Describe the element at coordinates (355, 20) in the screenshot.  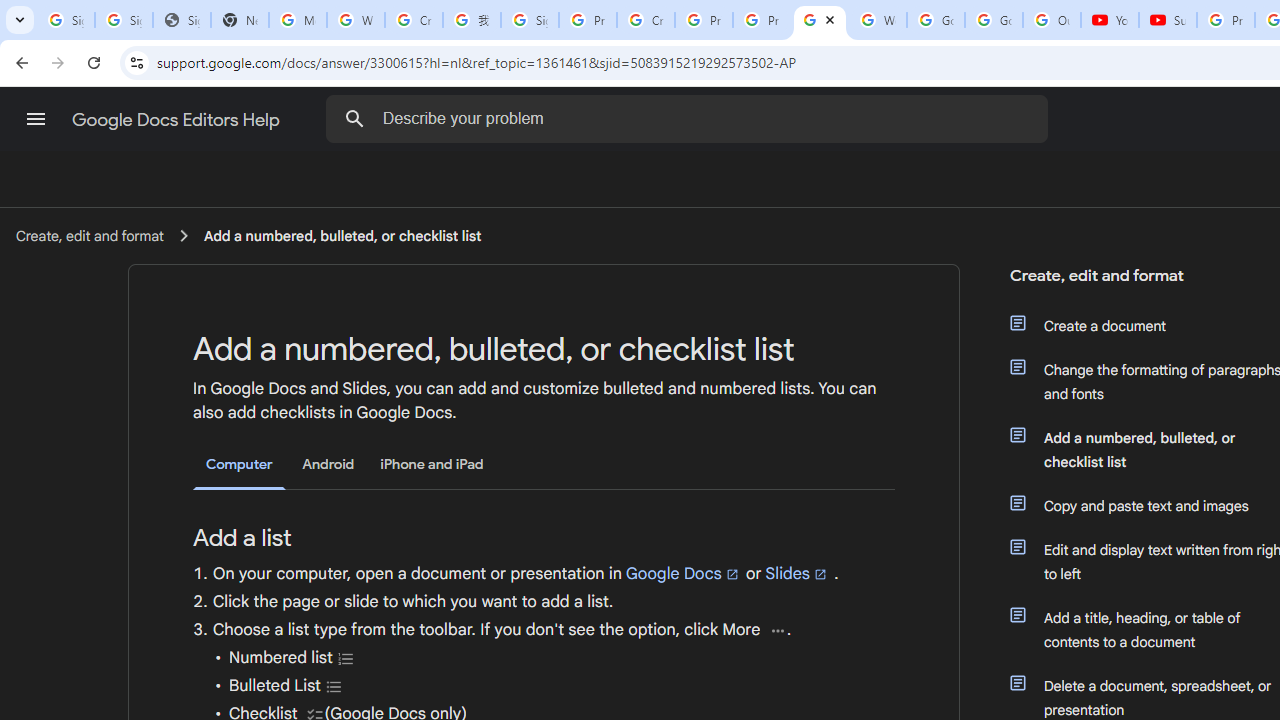
I see `'Who is my administrator? - Google Account Help'` at that location.